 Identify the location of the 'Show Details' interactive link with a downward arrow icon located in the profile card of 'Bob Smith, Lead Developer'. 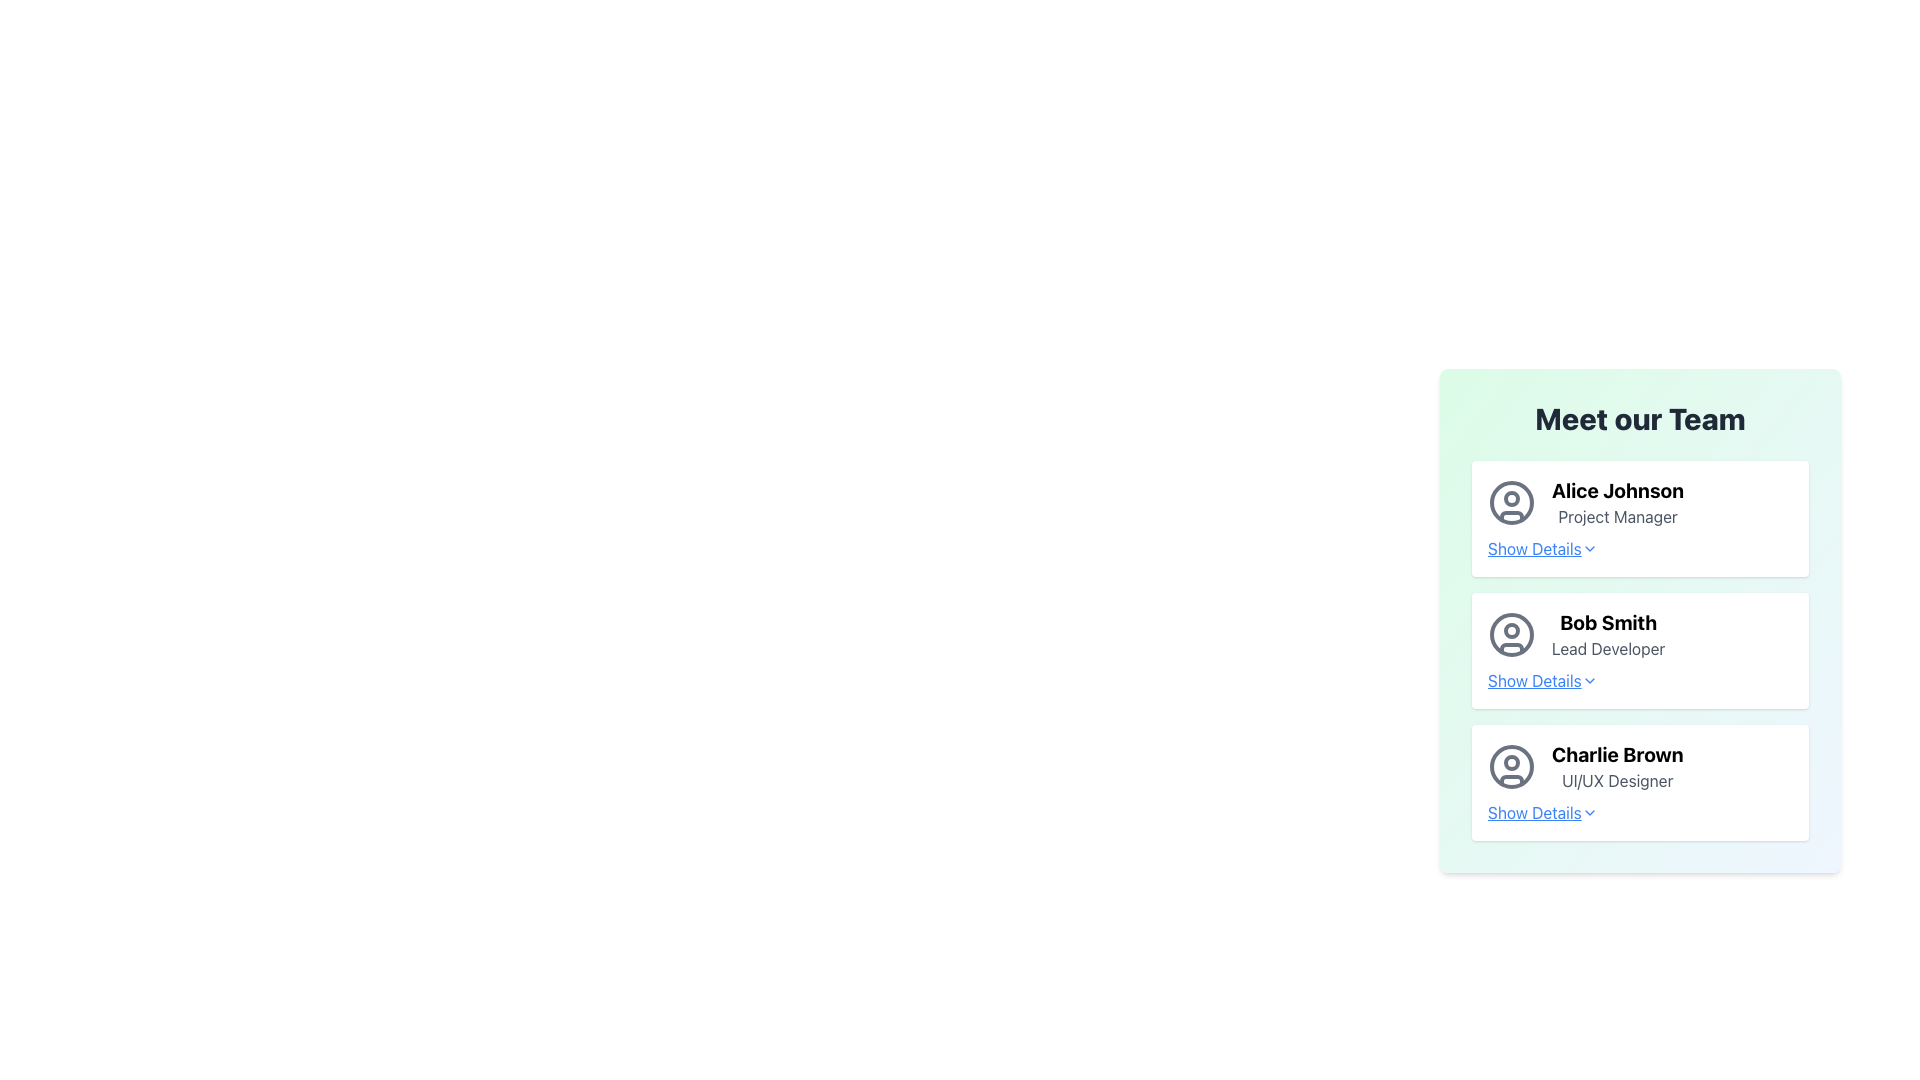
(1541, 680).